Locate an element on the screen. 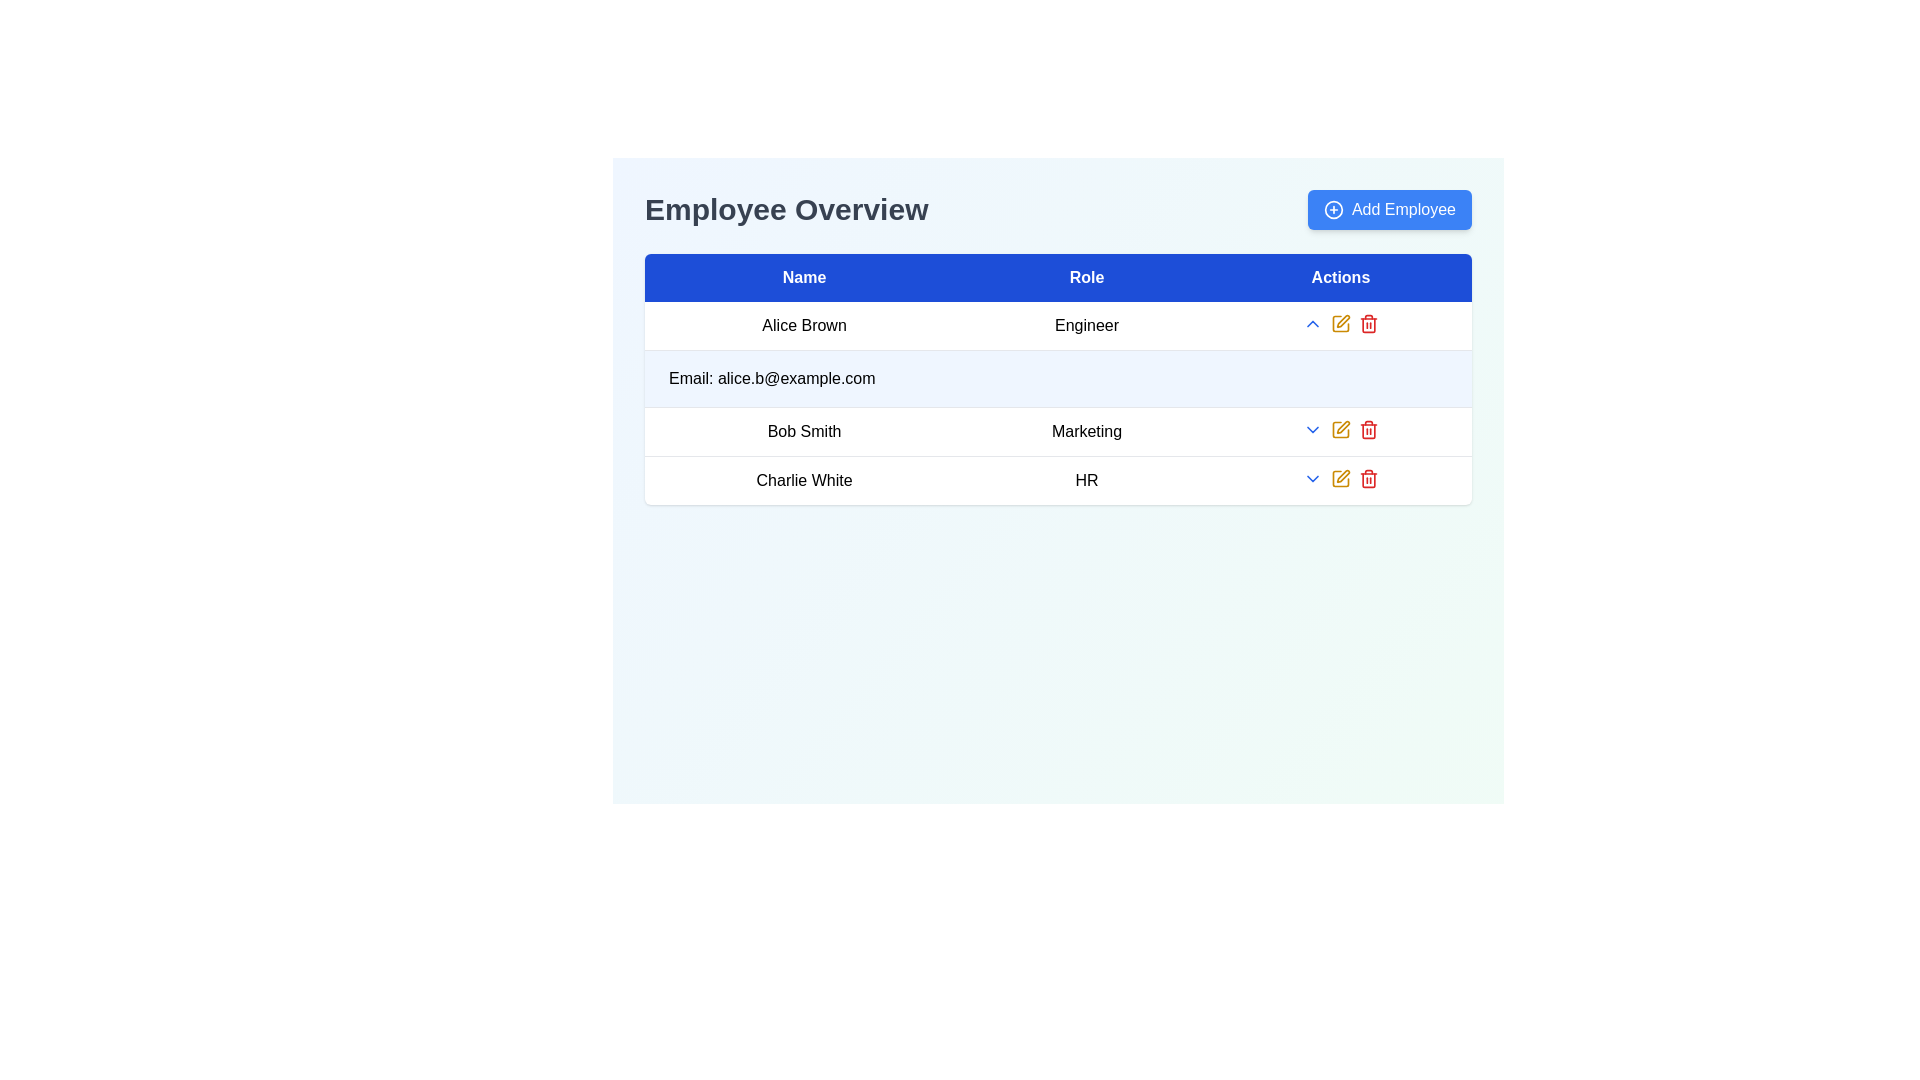  the trash bin icon located in the 'Actions' column of the row labeled 'Charlie White' and 'HR' is located at coordinates (1367, 430).